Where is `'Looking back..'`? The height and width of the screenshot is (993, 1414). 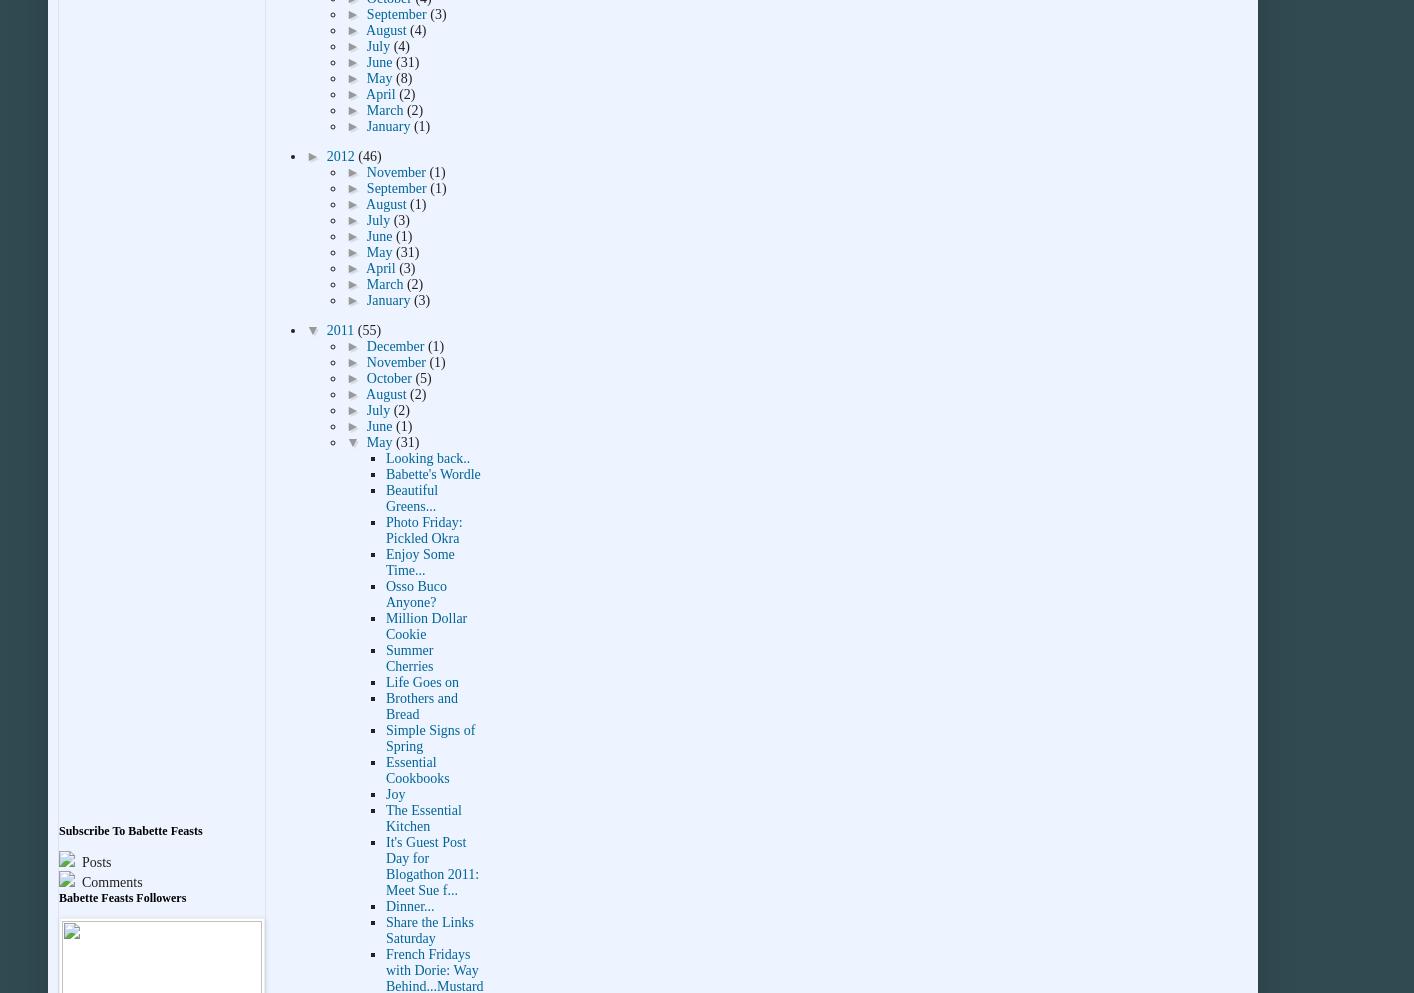 'Looking back..' is located at coordinates (427, 458).